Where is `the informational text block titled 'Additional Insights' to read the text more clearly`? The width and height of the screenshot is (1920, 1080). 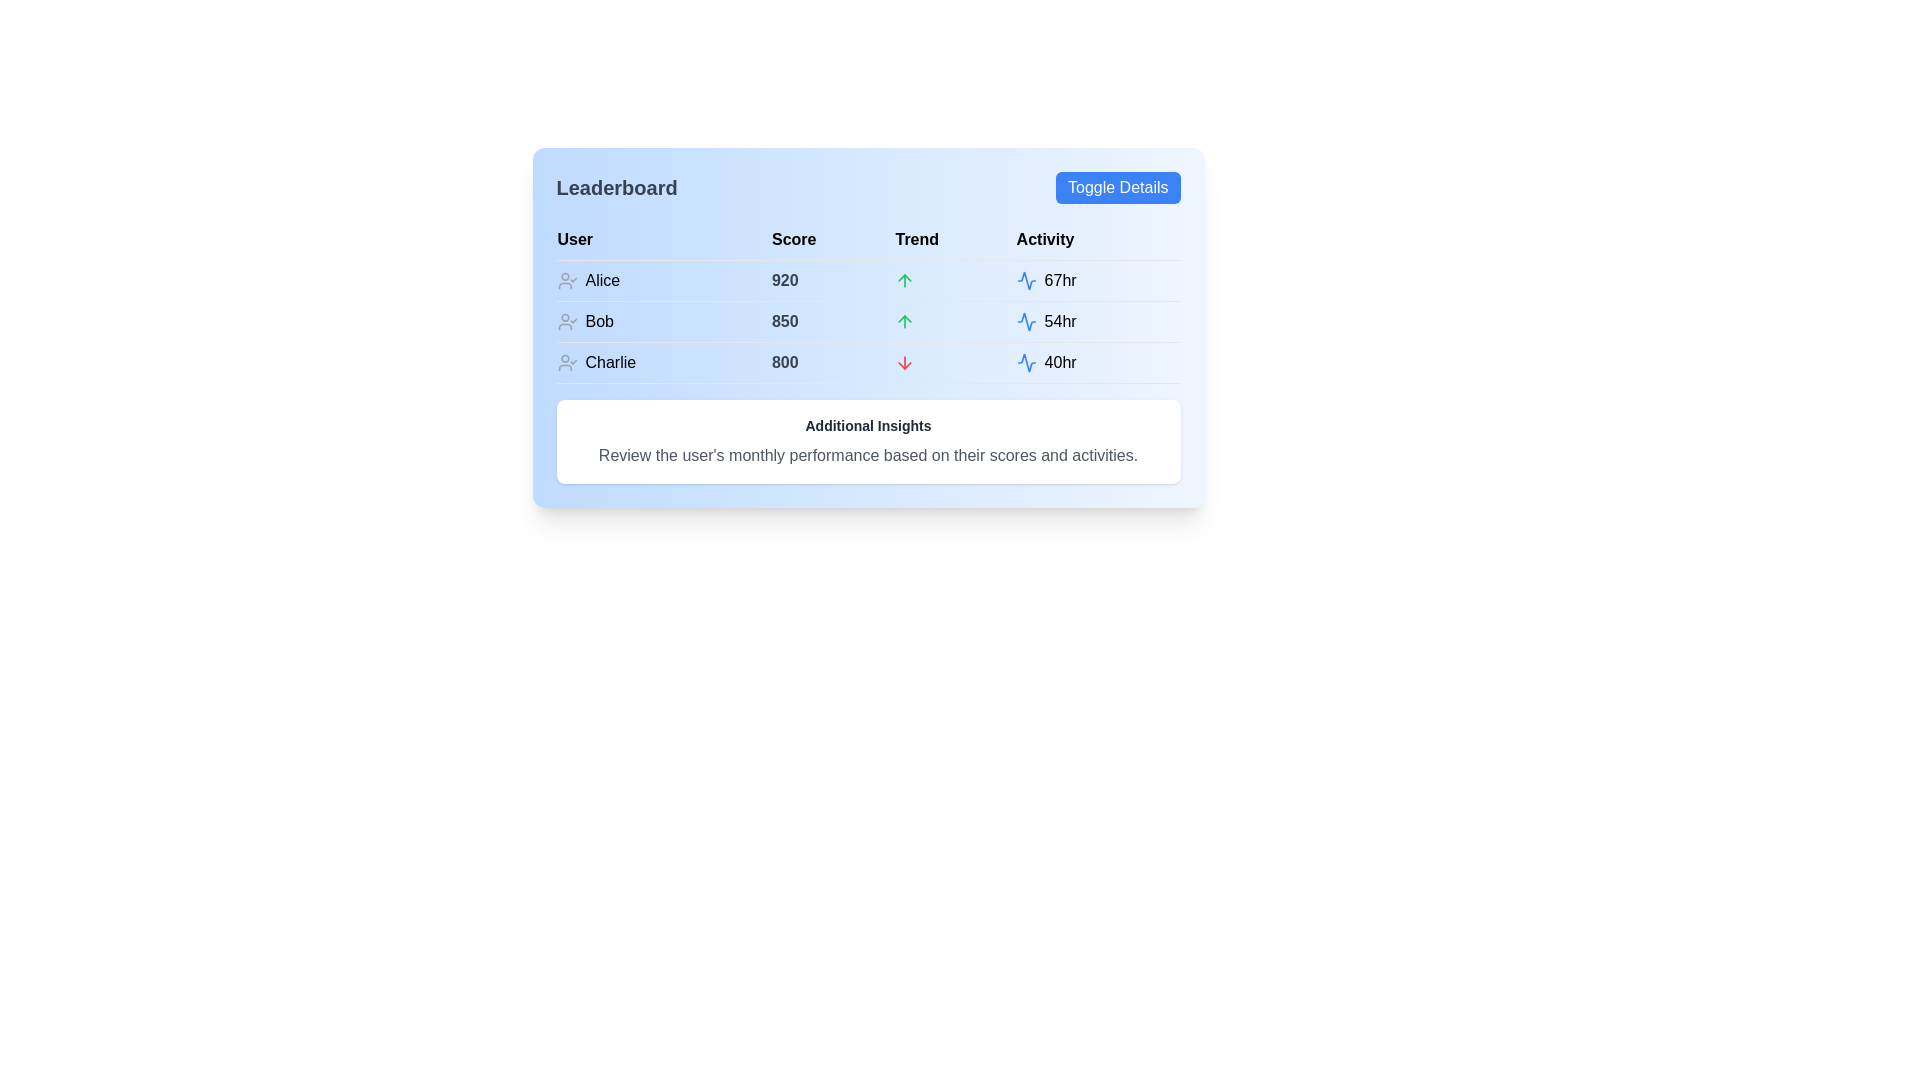
the informational text block titled 'Additional Insights' to read the text more clearly is located at coordinates (868, 441).